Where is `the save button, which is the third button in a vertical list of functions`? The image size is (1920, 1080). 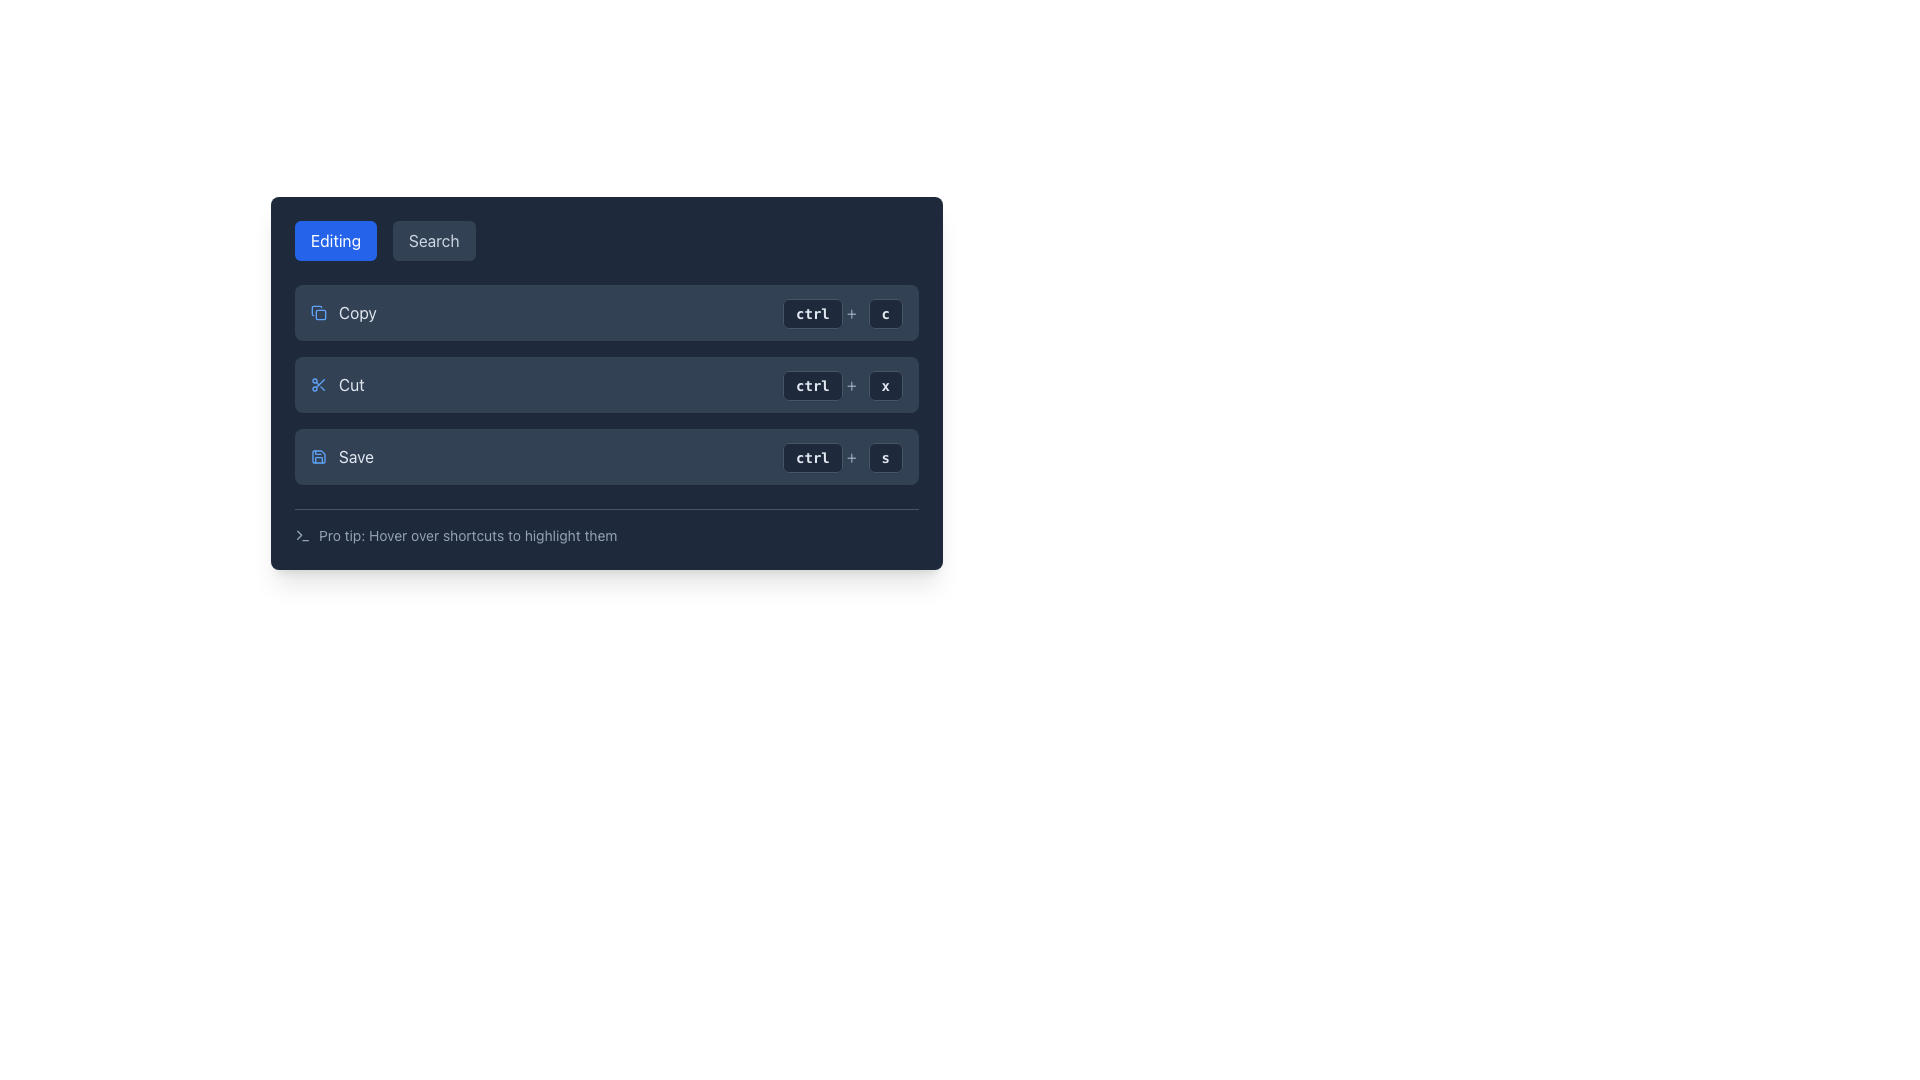 the save button, which is the third button in a vertical list of functions is located at coordinates (605, 456).